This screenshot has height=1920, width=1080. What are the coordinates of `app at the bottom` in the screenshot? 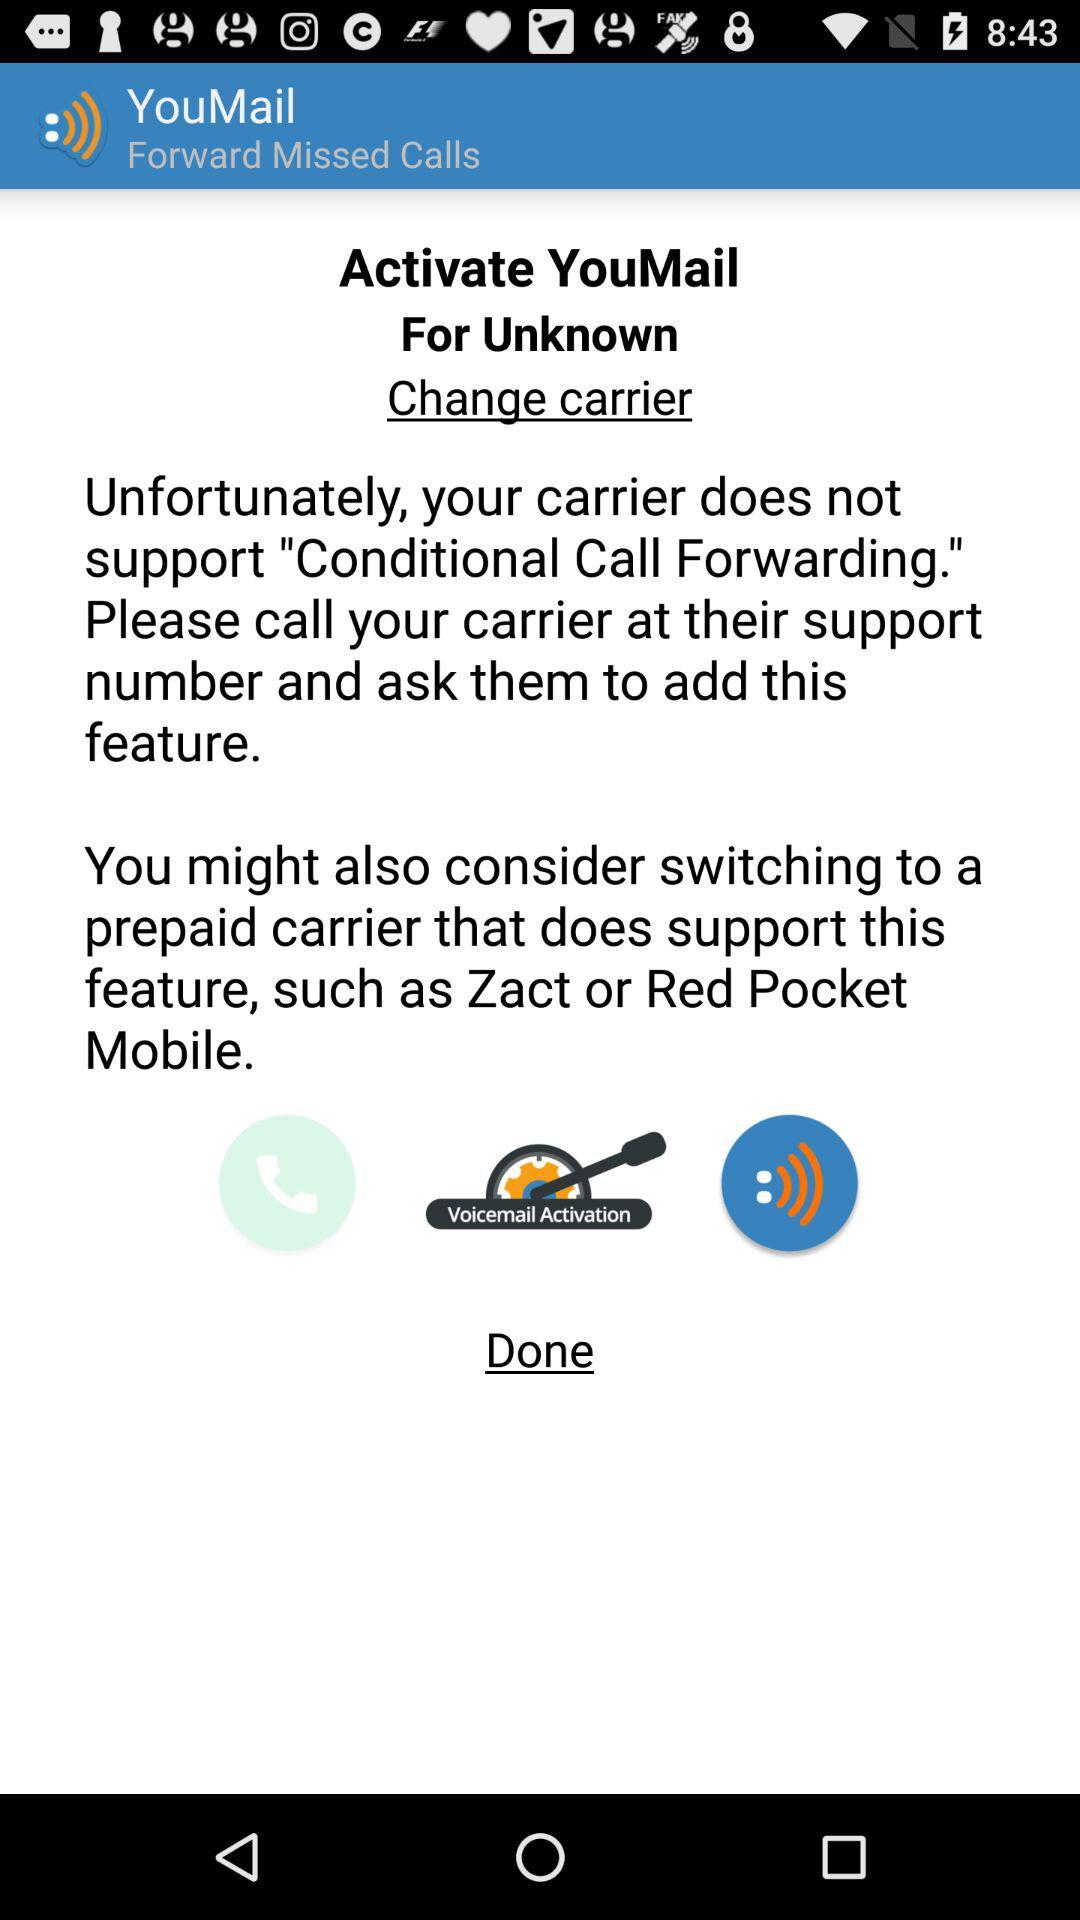 It's located at (538, 1340).